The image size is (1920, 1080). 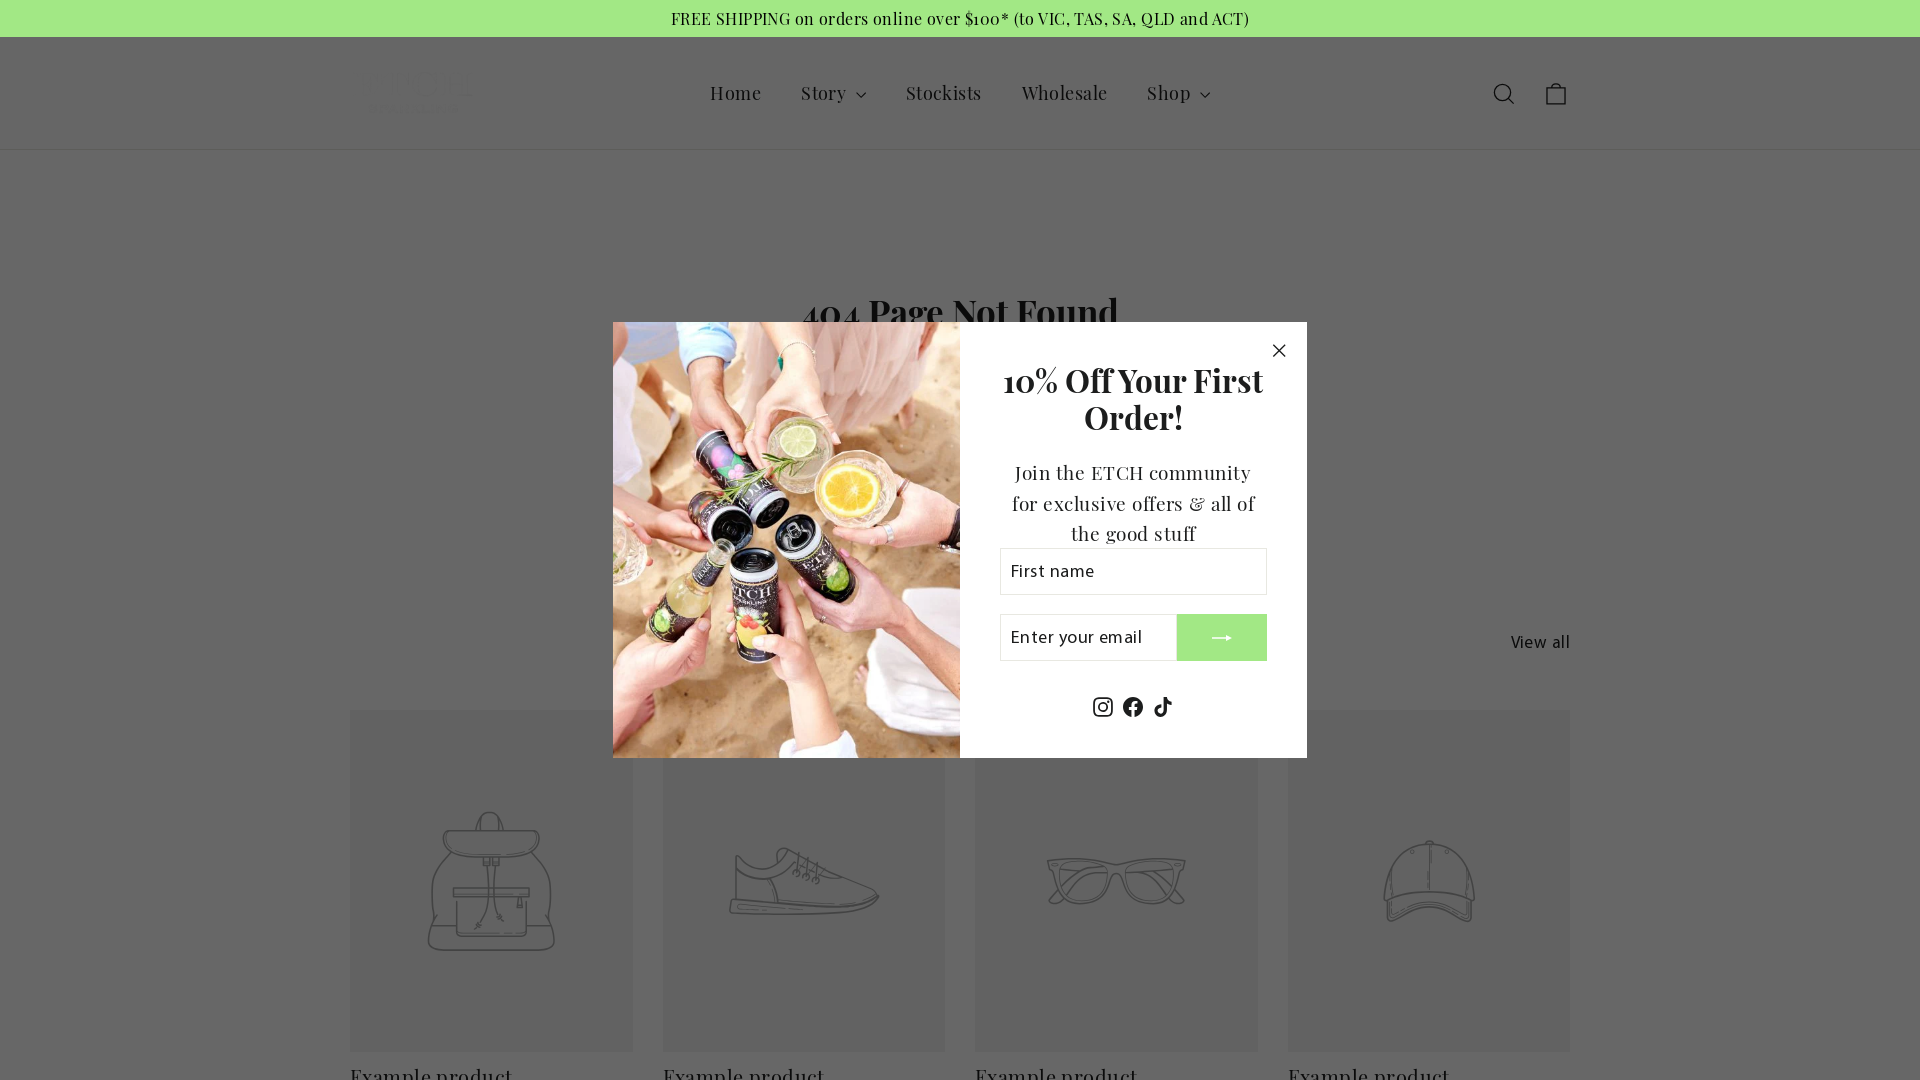 What do you see at coordinates (1132, 703) in the screenshot?
I see `'Facebook'` at bounding box center [1132, 703].